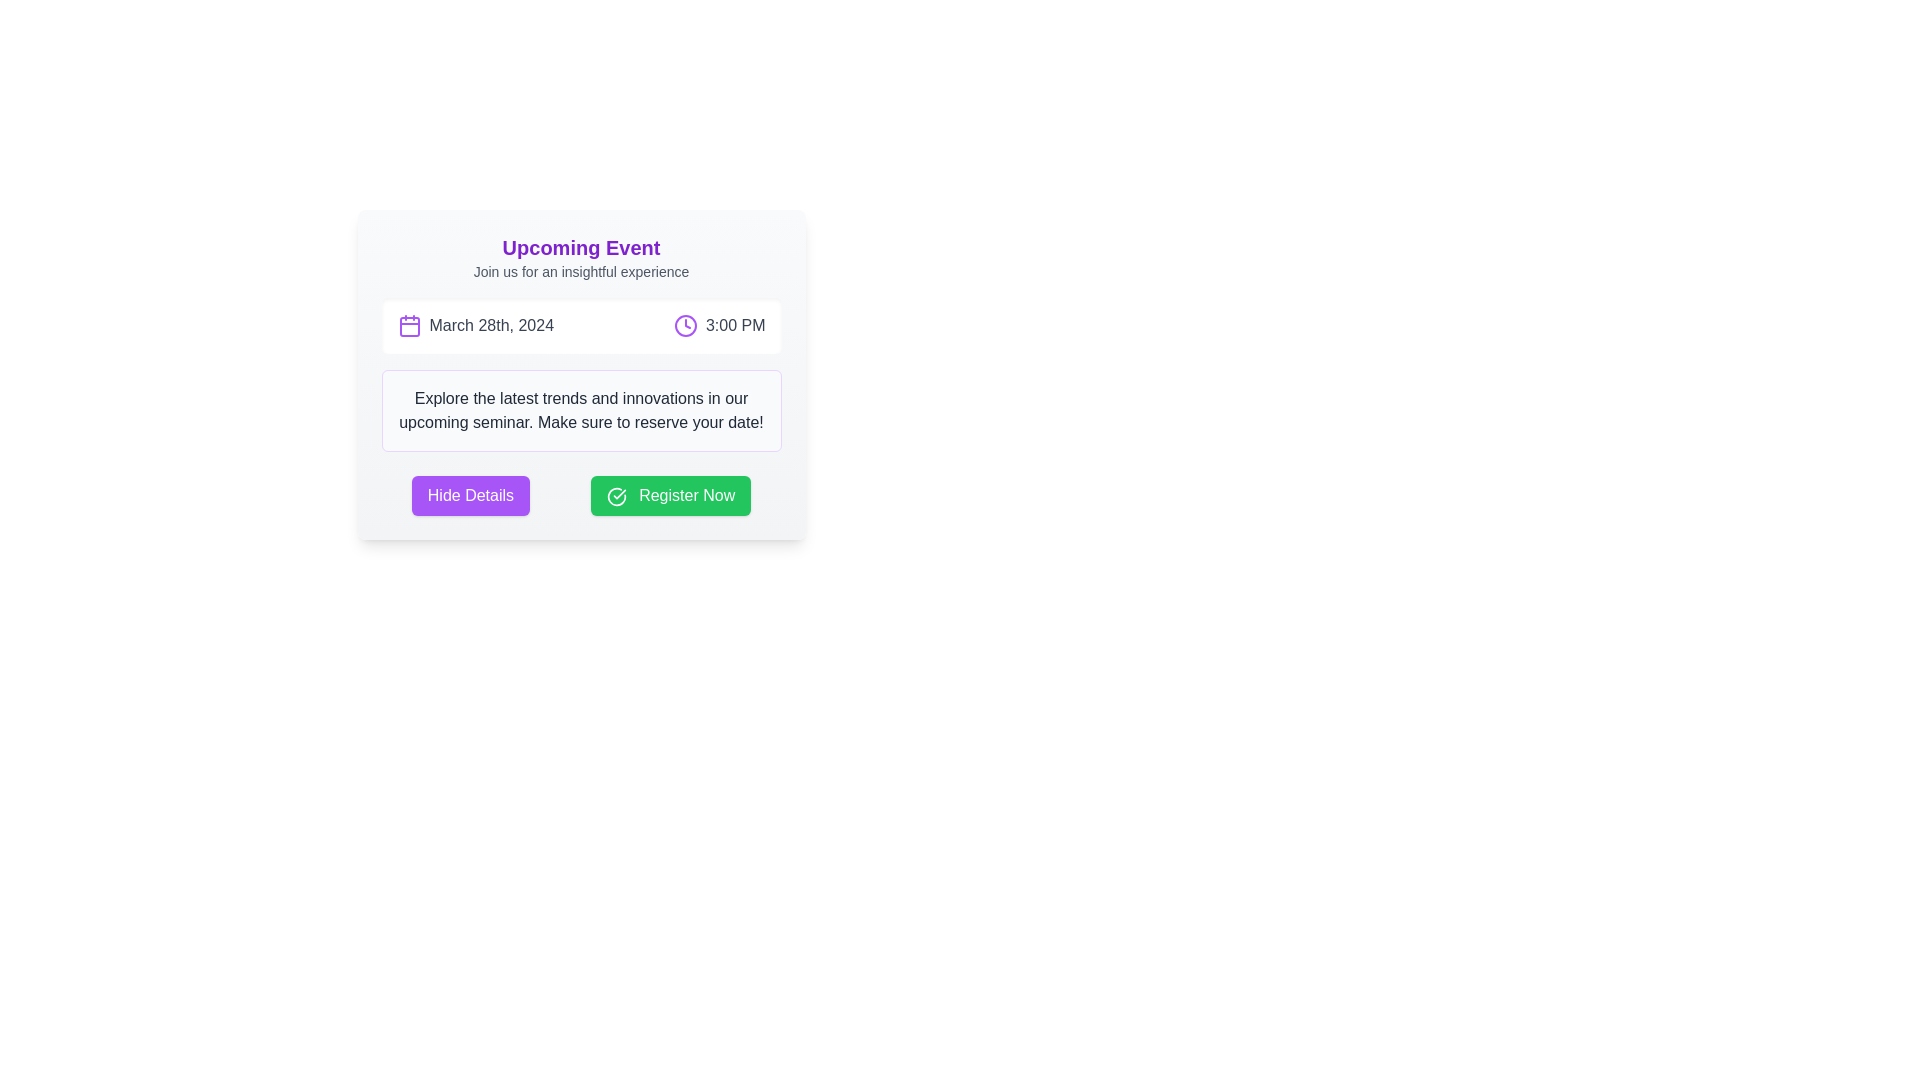  Describe the element at coordinates (580, 410) in the screenshot. I see `text displayed in the centrally aligned text block with gray font color, located in the lower half of the card interface, above the action buttons` at that location.